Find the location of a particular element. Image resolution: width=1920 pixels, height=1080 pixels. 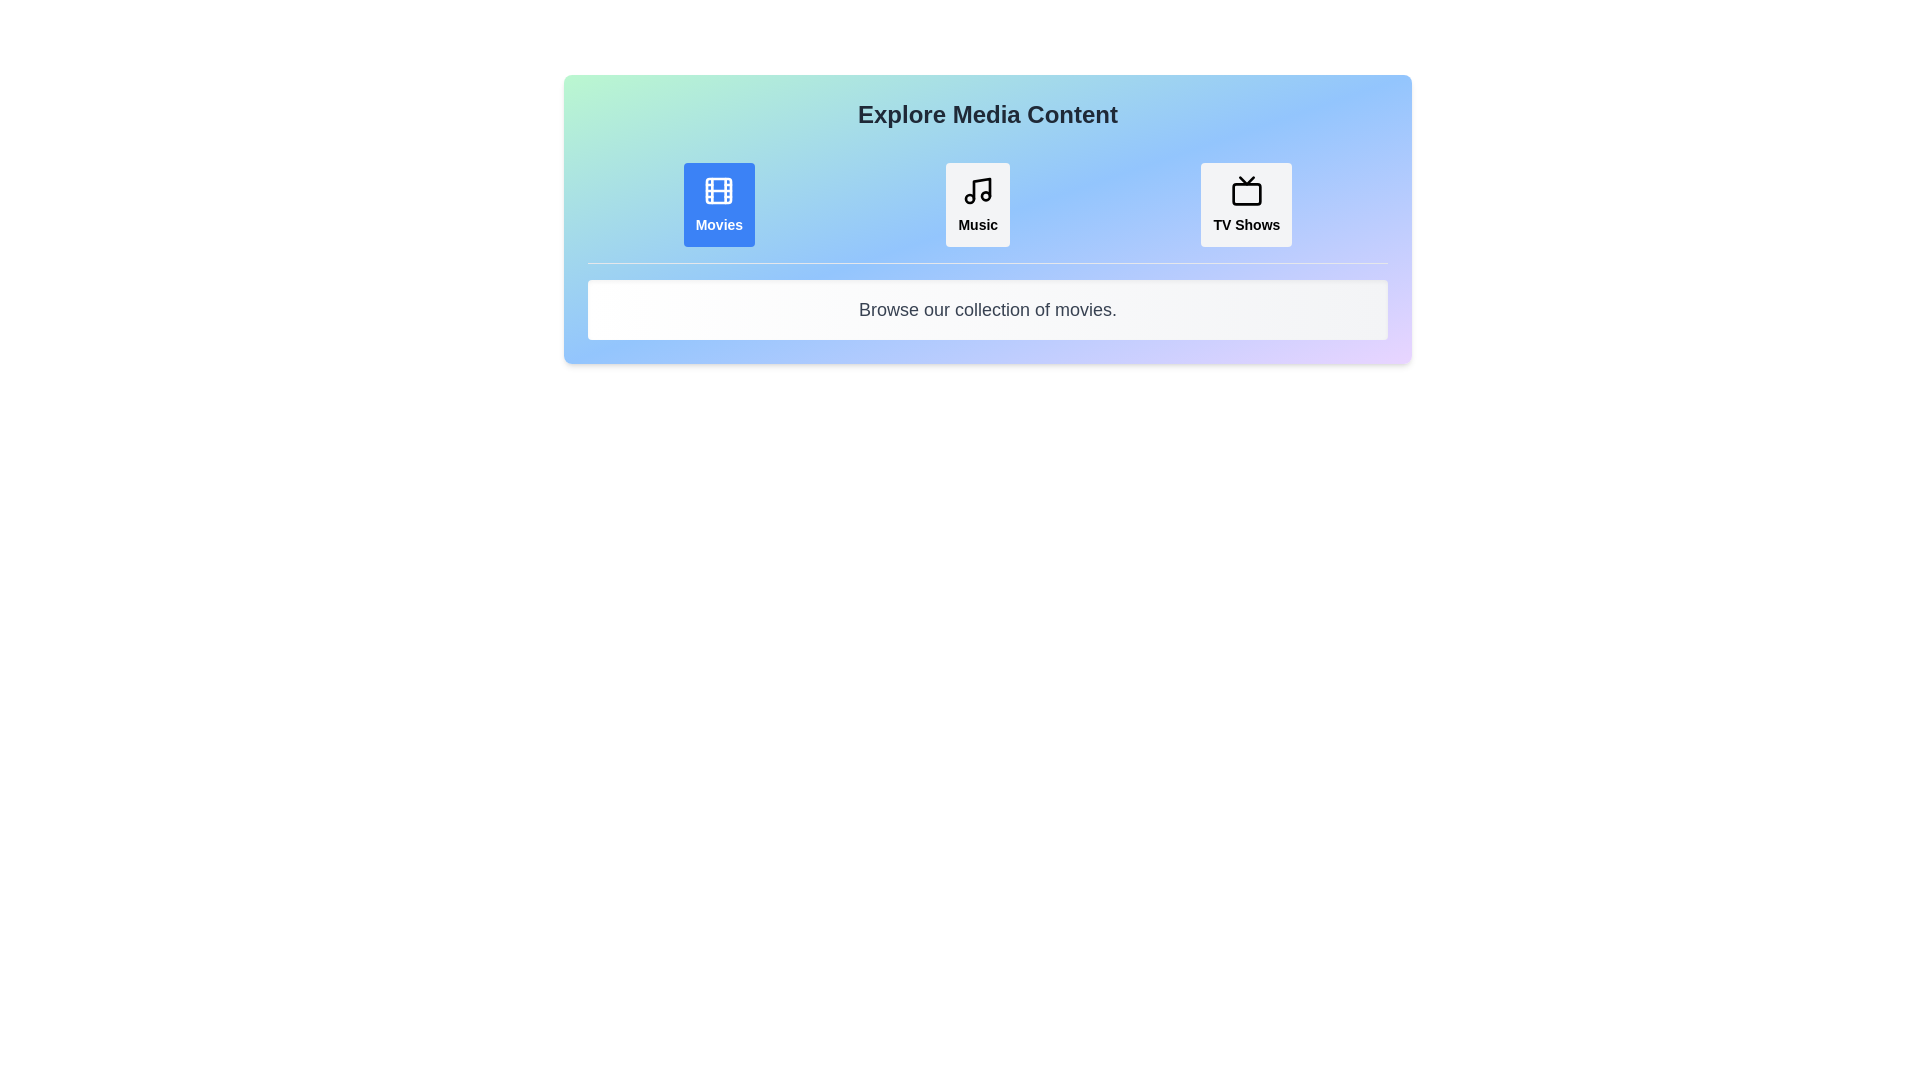

the decorative icon representing TV shows, positioned at the rightmost side of the 'TV Shows' card, centered vertically above the text label is located at coordinates (1245, 191).